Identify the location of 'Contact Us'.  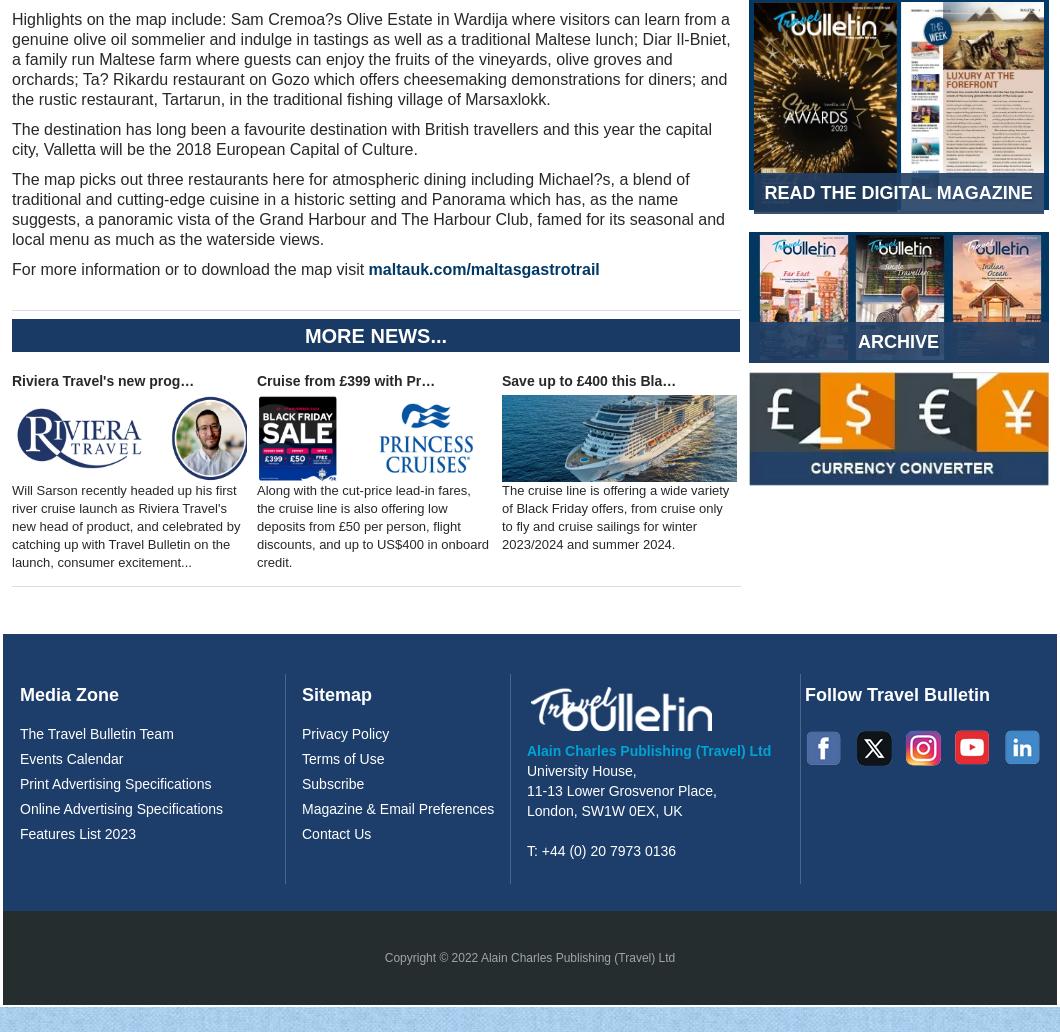
(336, 833).